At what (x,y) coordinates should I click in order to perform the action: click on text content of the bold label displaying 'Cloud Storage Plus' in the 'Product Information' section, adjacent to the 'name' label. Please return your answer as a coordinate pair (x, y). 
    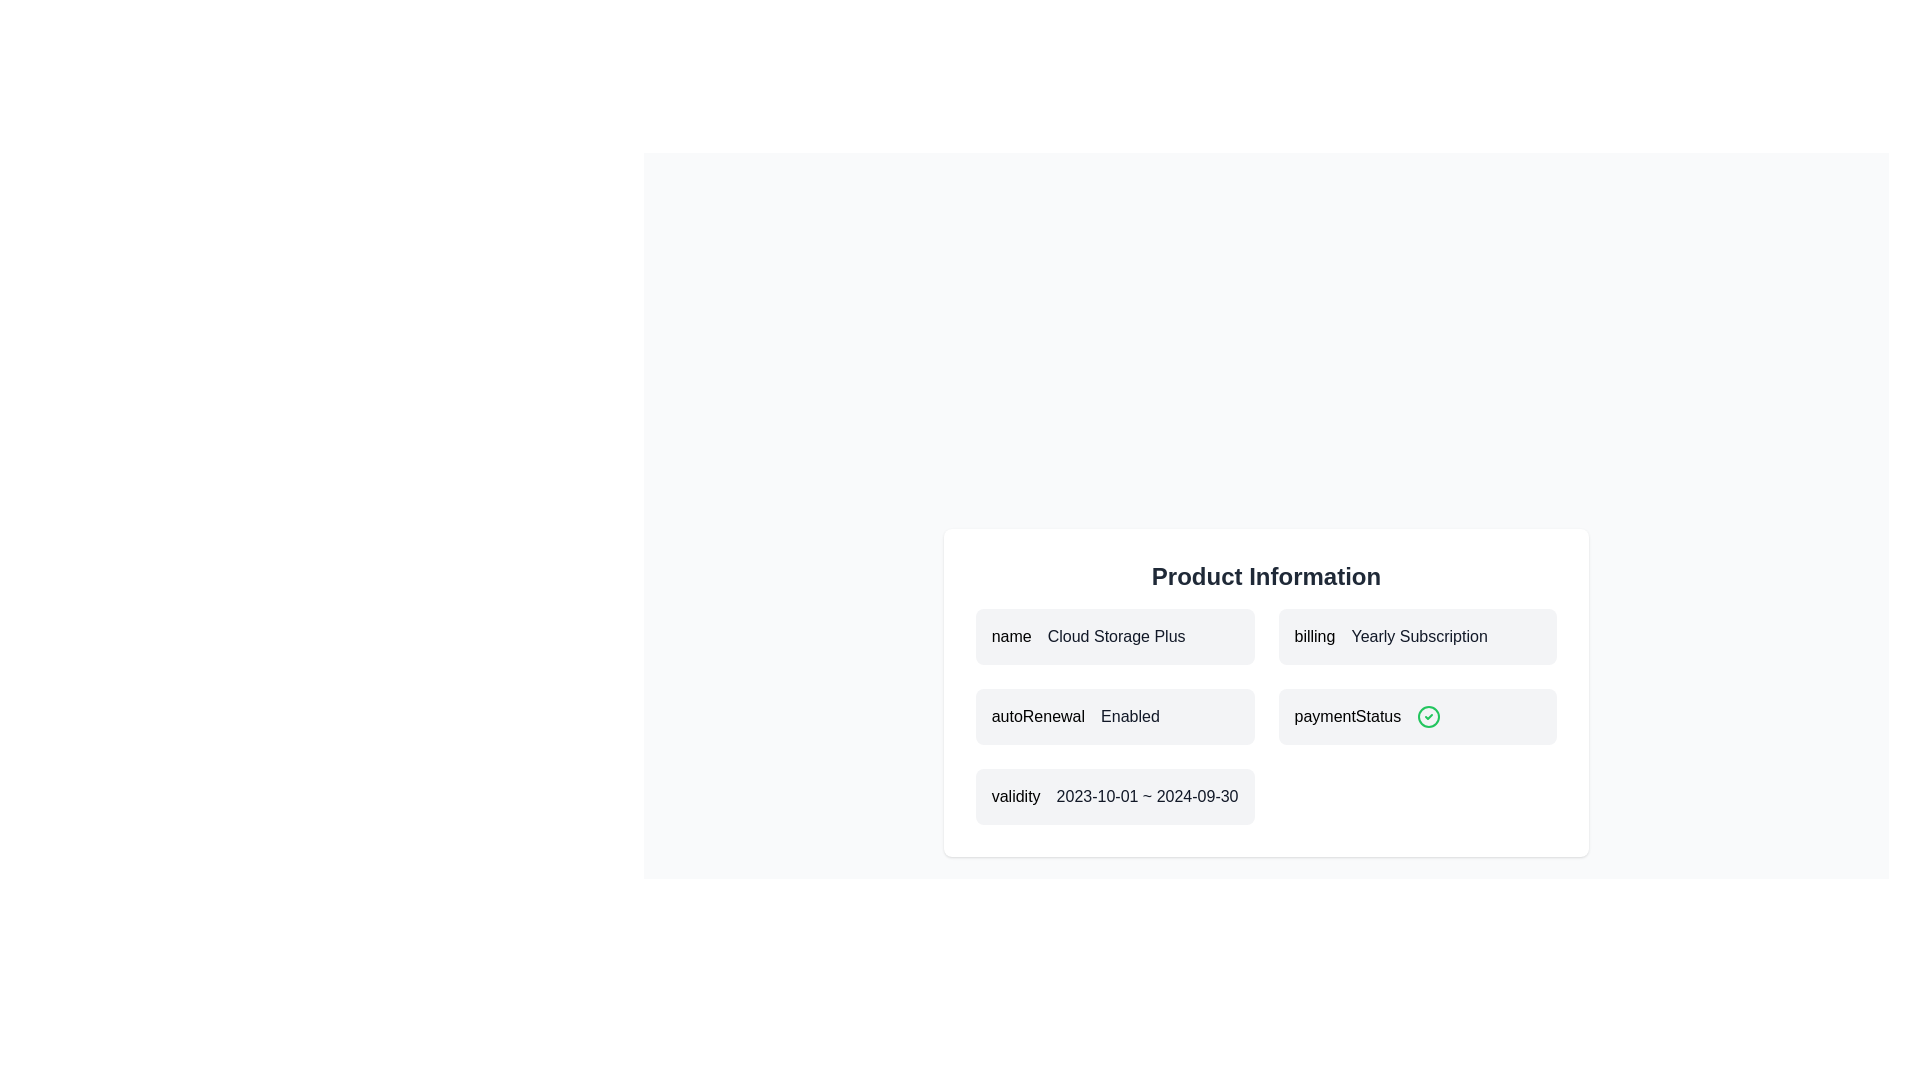
    Looking at the image, I should click on (1115, 636).